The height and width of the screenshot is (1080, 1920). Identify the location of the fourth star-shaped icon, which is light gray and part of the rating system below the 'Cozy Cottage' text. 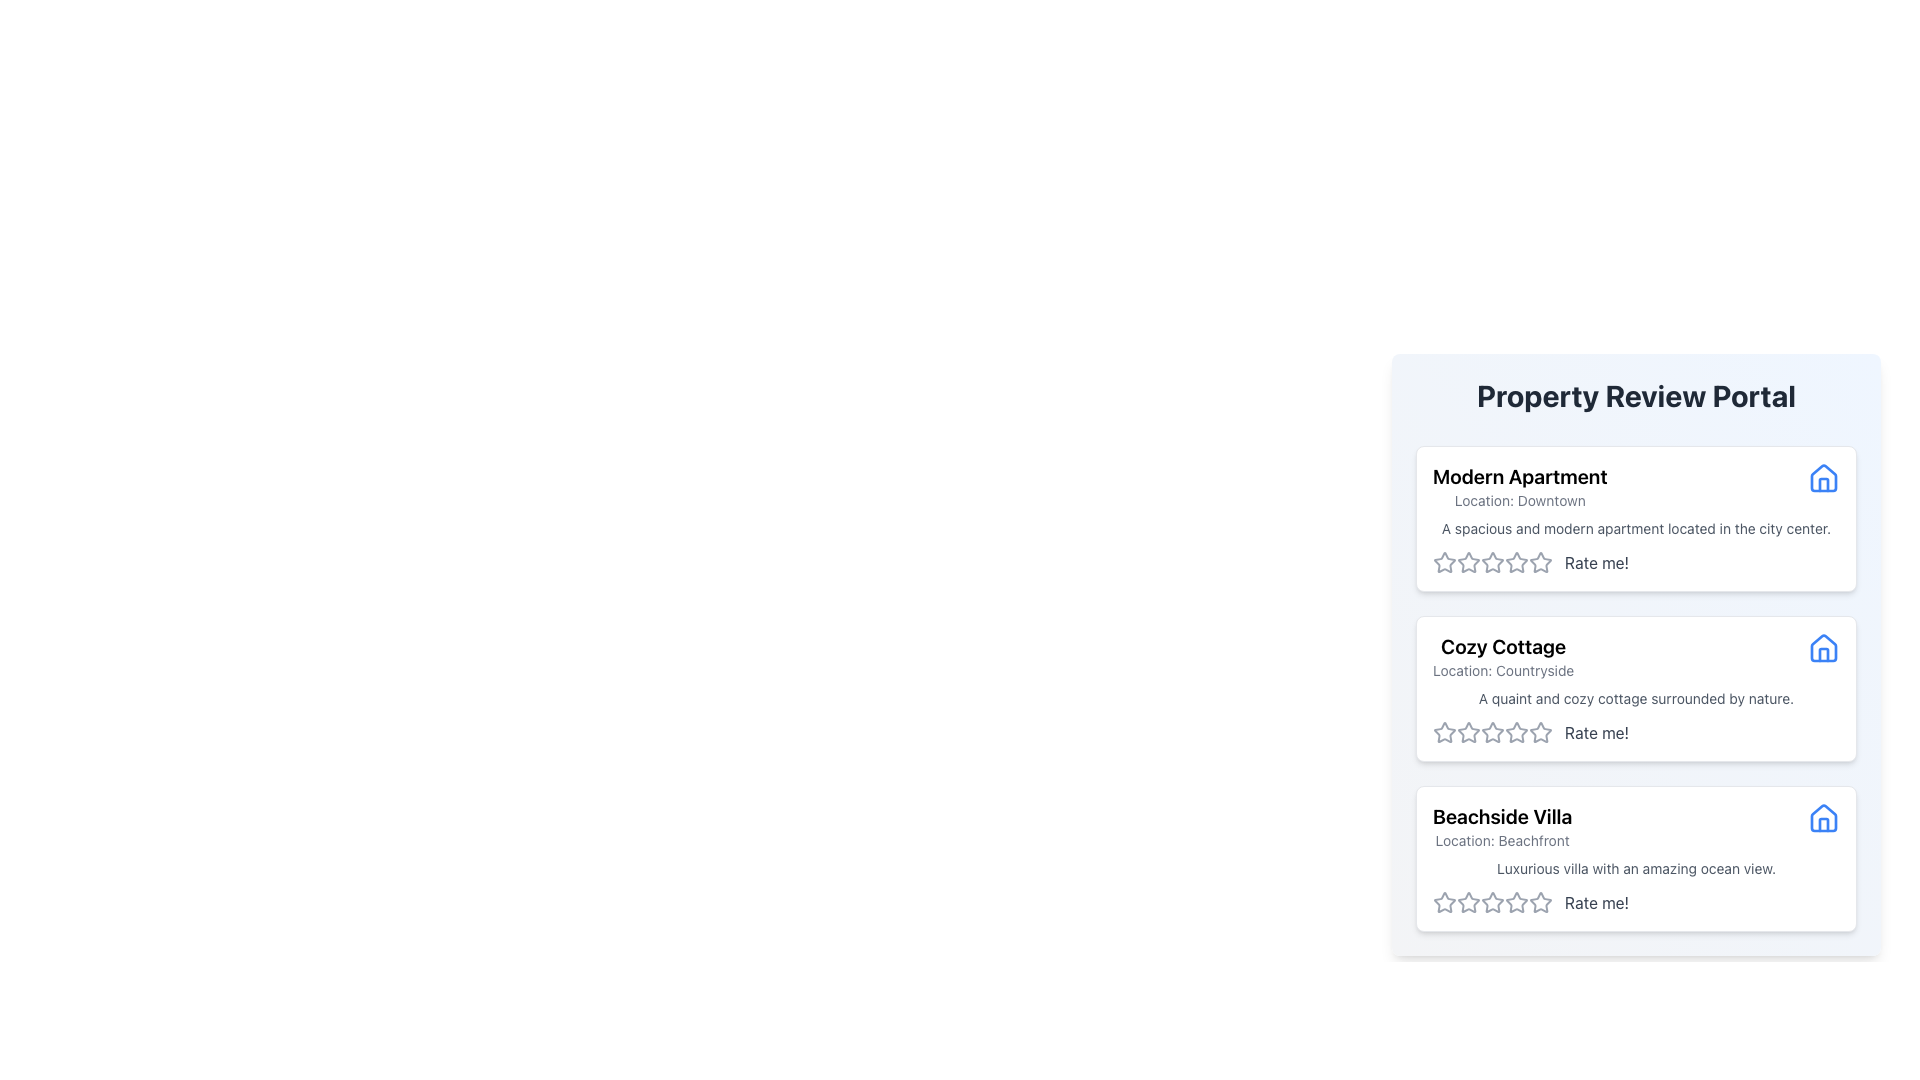
(1539, 732).